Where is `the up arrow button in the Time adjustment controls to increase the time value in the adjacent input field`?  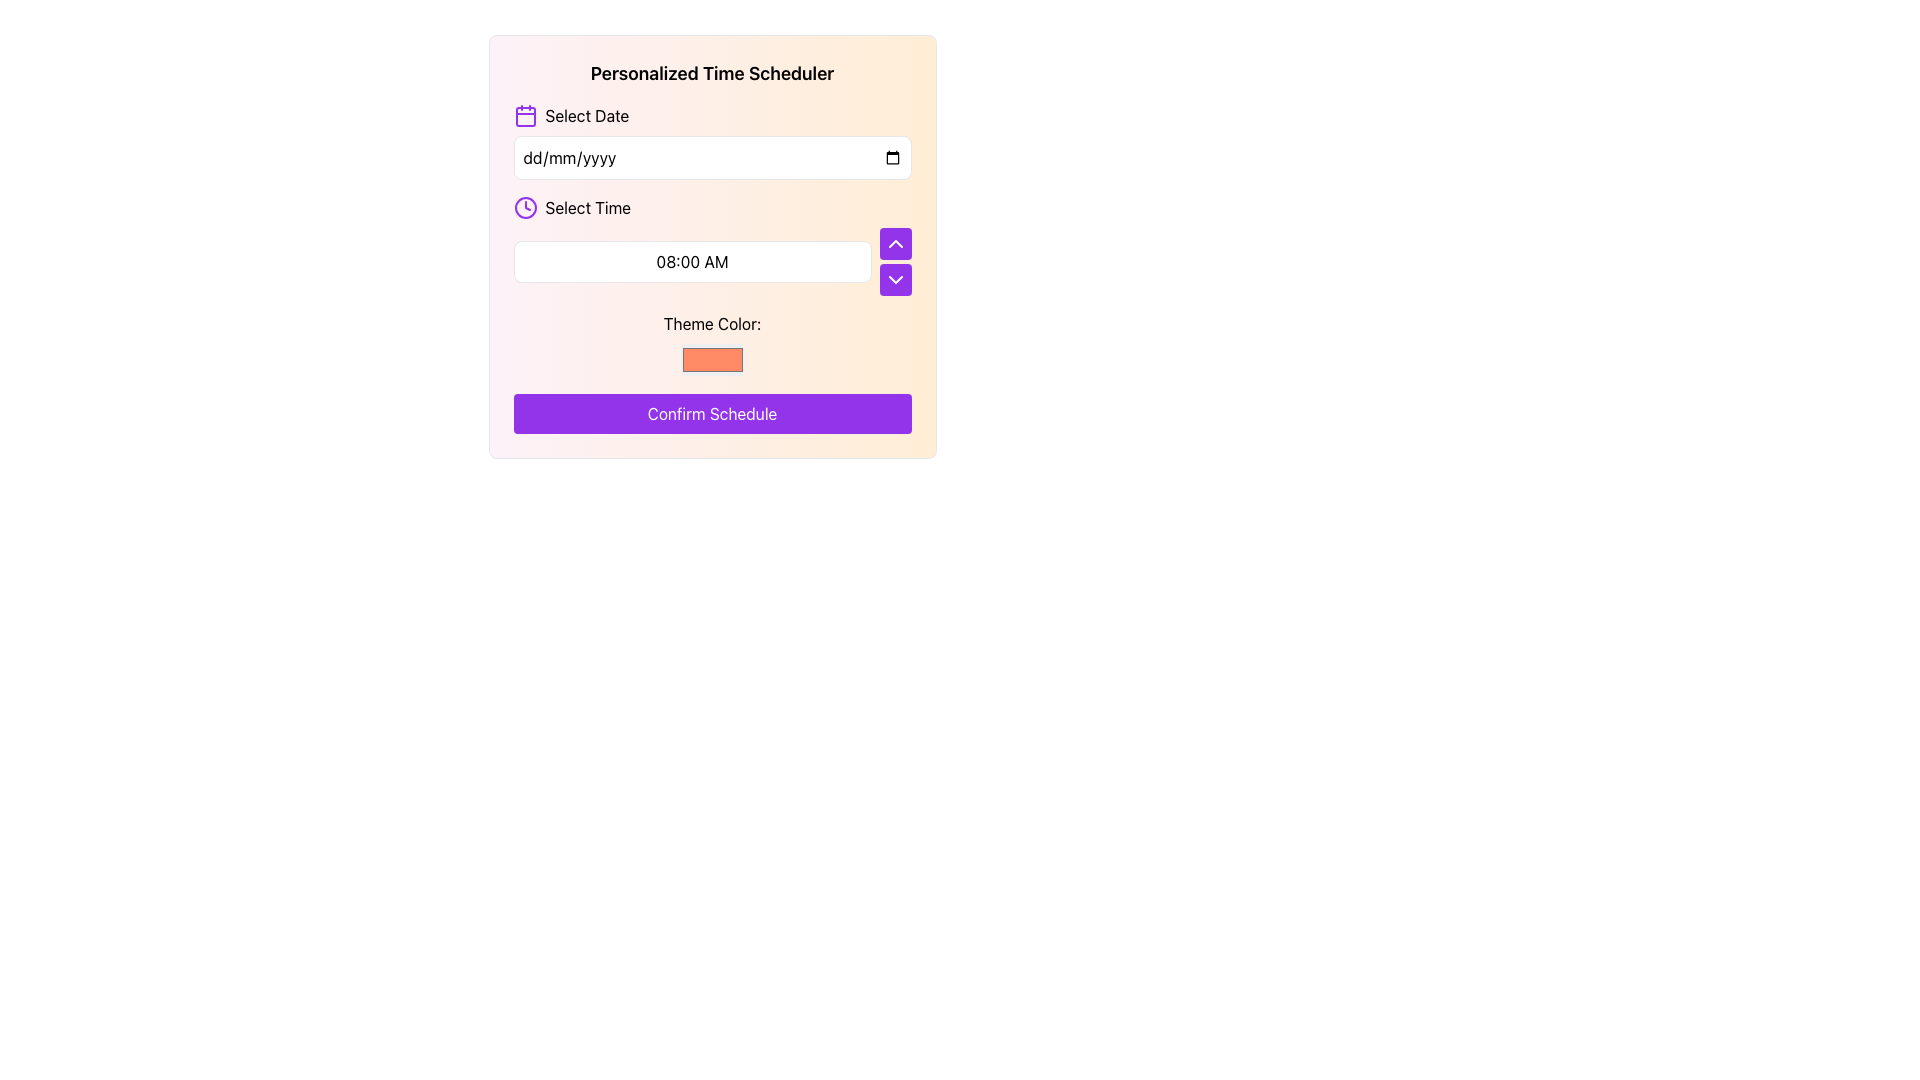 the up arrow button in the Time adjustment controls to increase the time value in the adjacent input field is located at coordinates (894, 261).